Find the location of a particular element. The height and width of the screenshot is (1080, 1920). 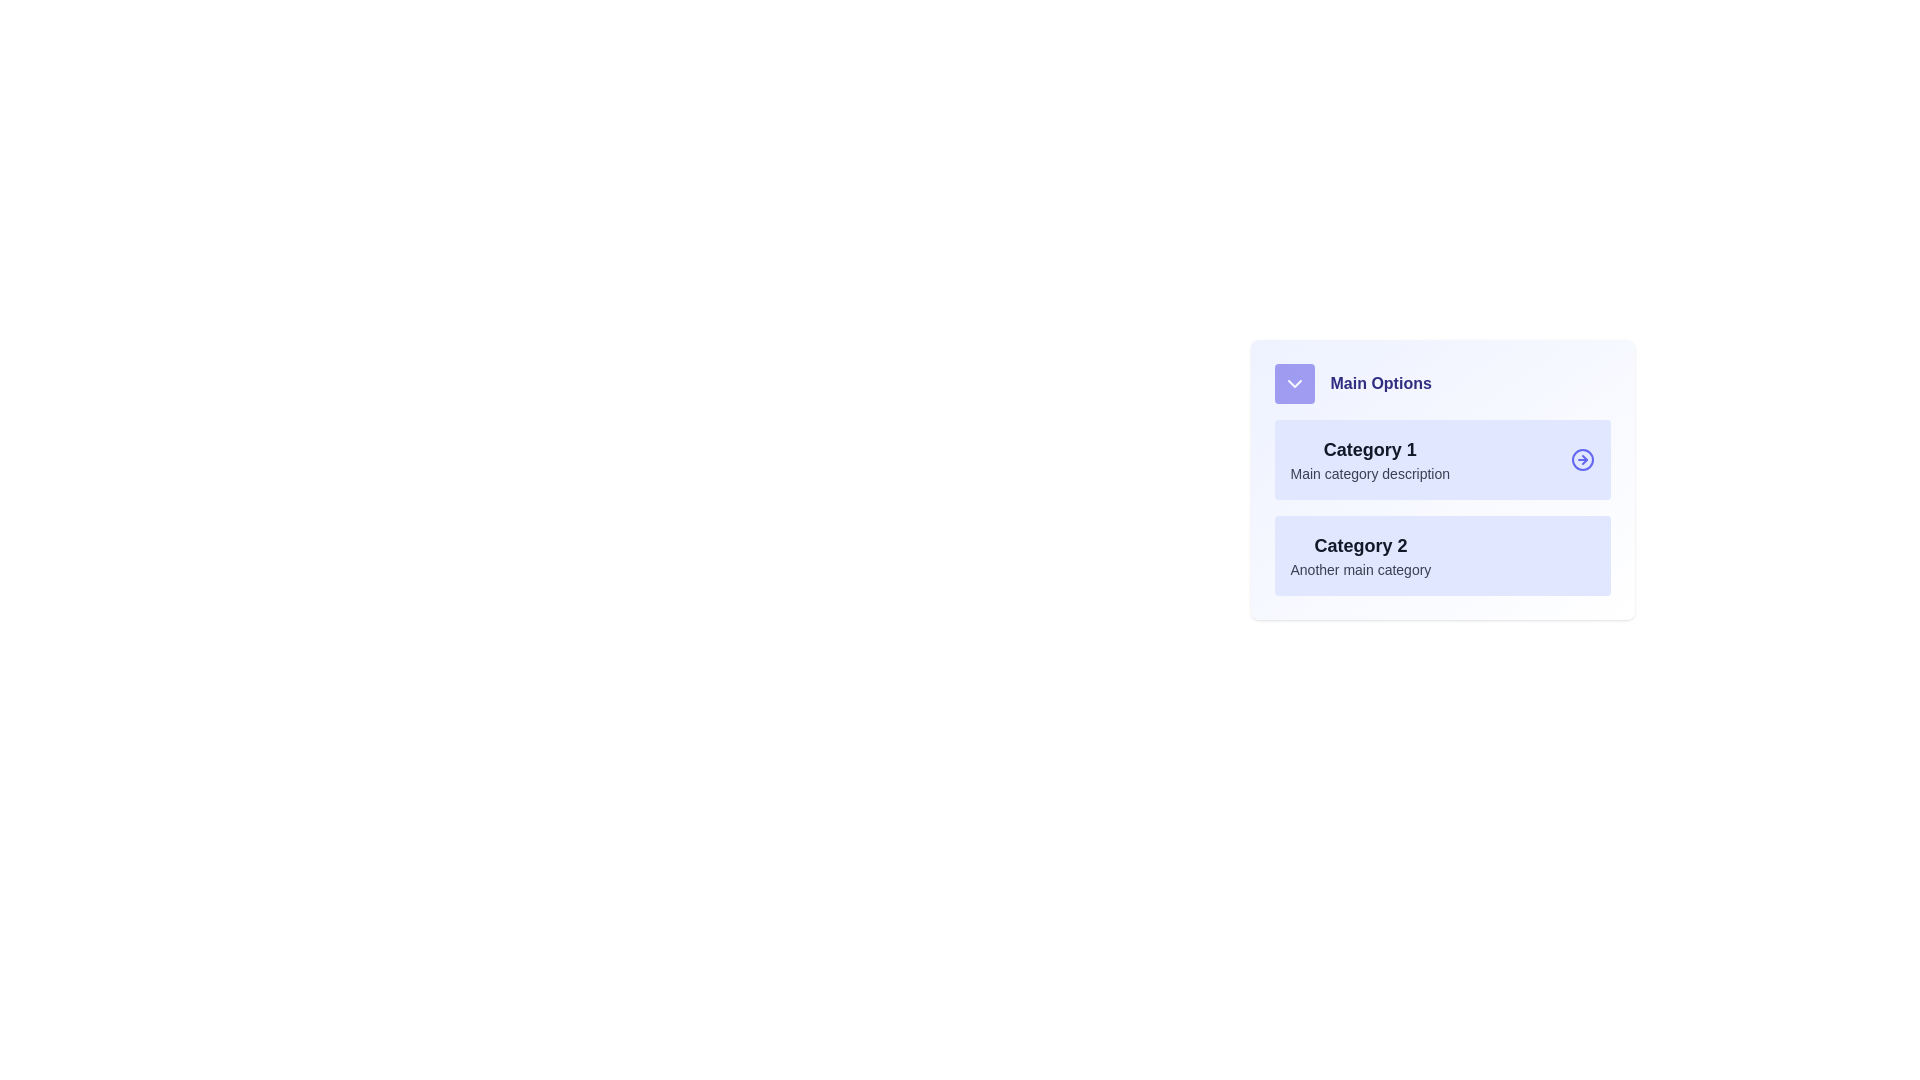

the static text label displaying 'Category 2' which is styled in bold dark gray on a light background, located in the lower section of the 'Main Options' panel is located at coordinates (1360, 546).